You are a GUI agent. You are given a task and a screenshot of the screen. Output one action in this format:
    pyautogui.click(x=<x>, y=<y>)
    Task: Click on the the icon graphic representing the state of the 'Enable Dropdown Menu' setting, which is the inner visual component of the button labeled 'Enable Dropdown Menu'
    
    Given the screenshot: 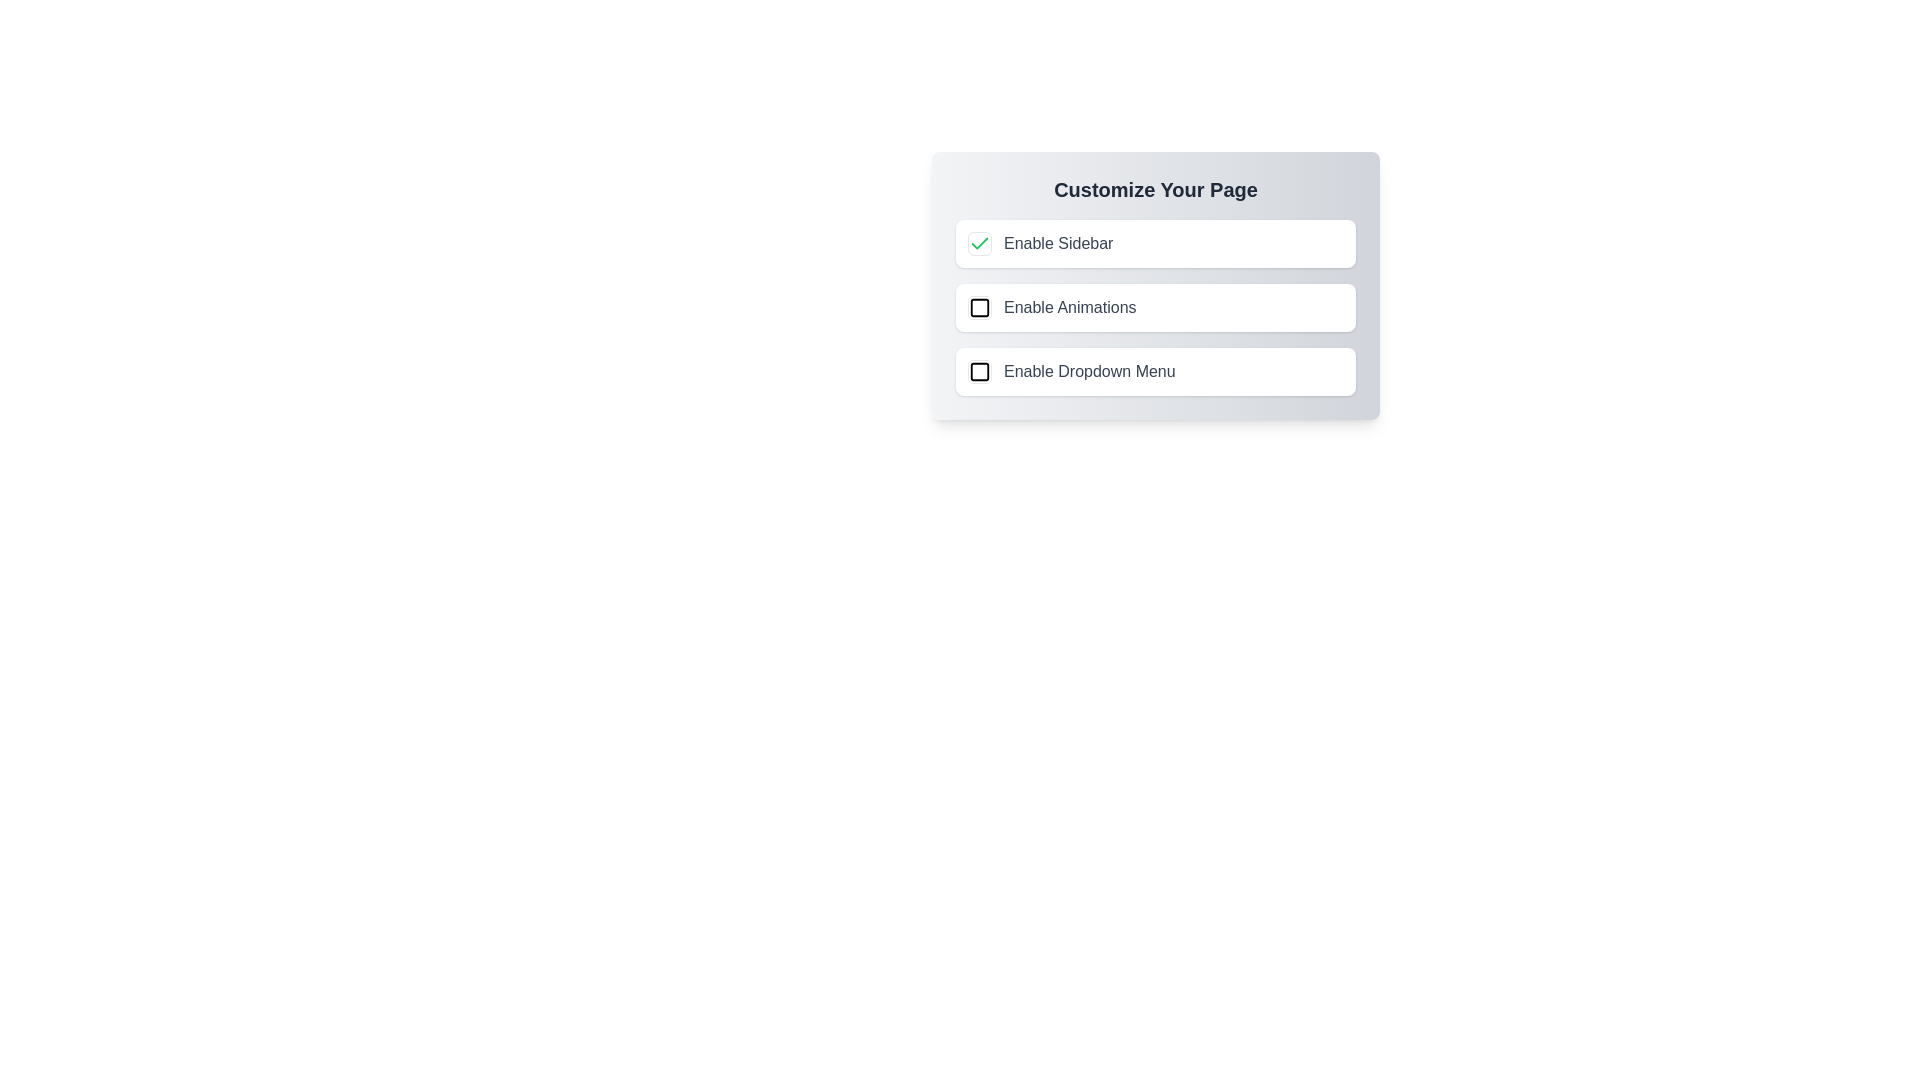 What is the action you would take?
    pyautogui.click(x=979, y=371)
    